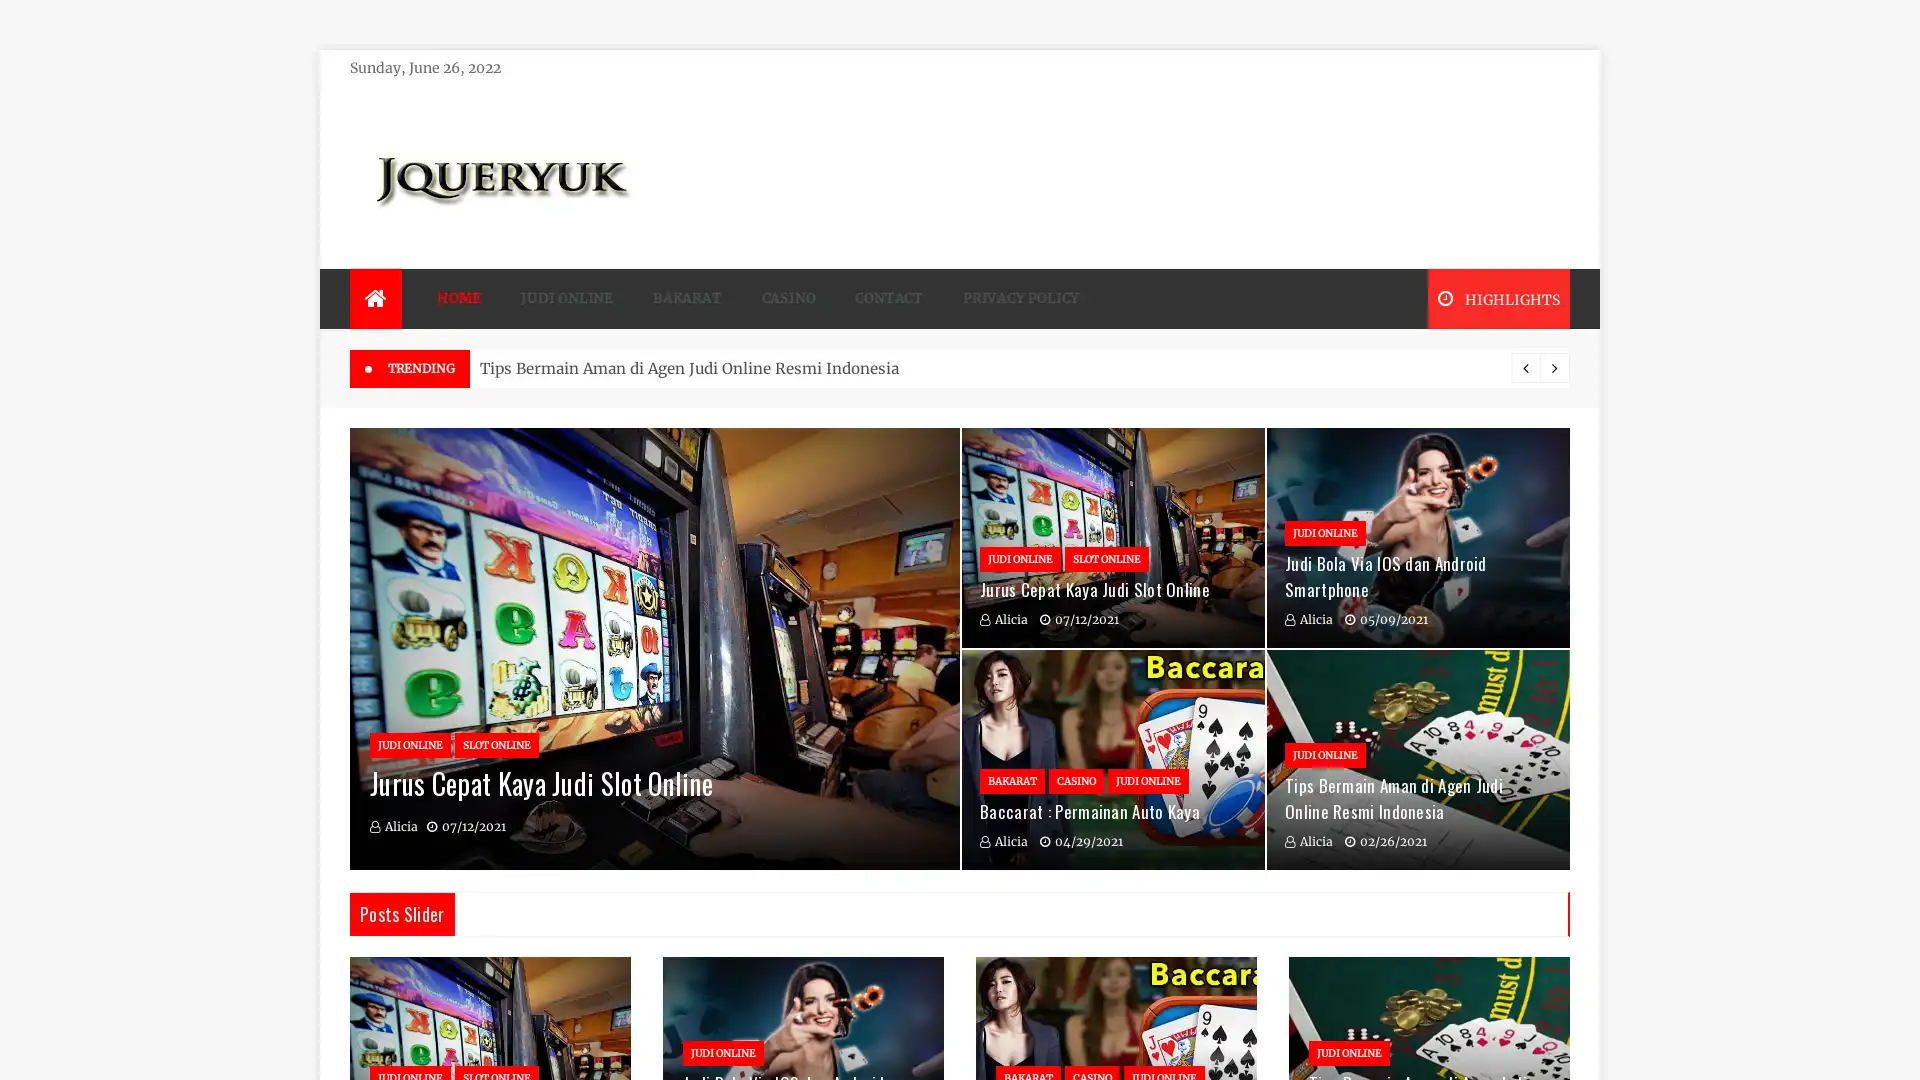 This screenshot has width=1920, height=1080. I want to click on HIGHLIGHTS, so click(1497, 299).